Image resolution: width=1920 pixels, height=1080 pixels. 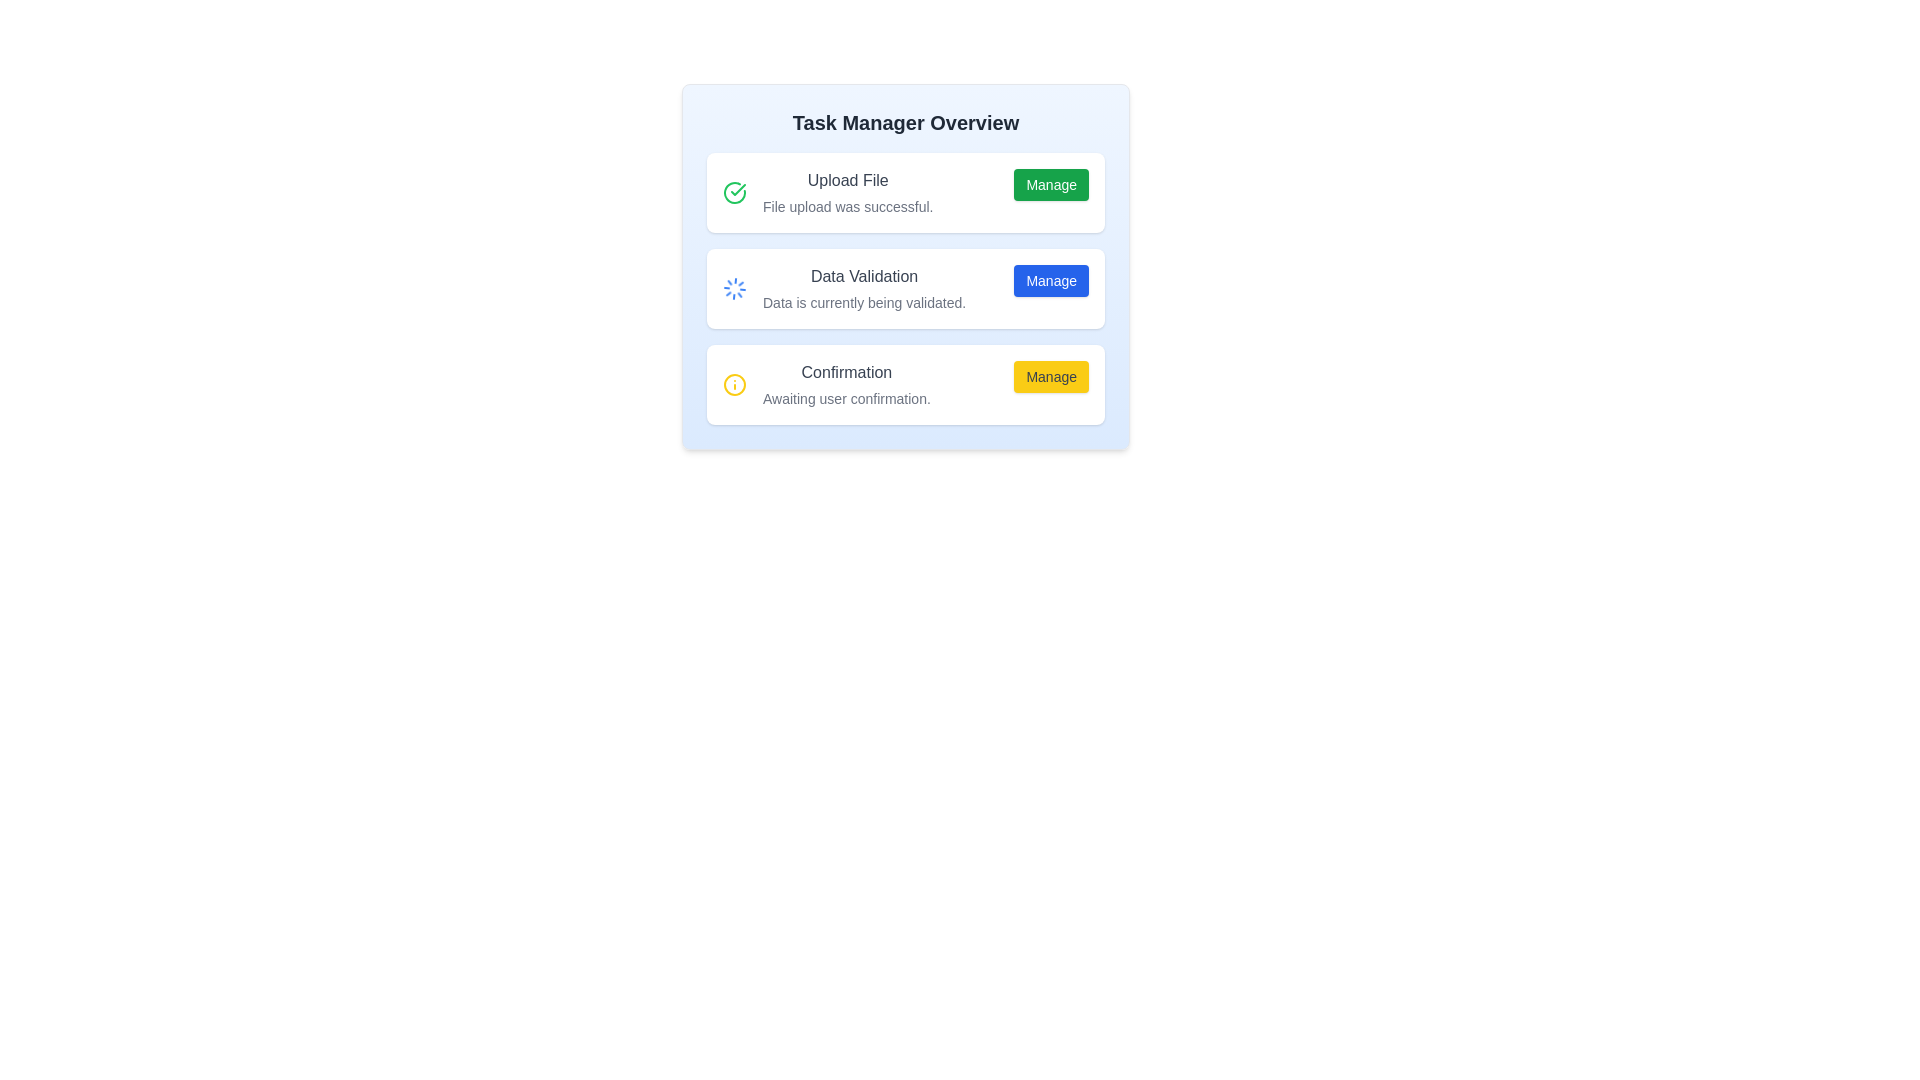 I want to click on the circular green checkmark icon indicating success, which is located to the left of the 'Upload File' text in the topmost section of the interface, so click(x=733, y=192).